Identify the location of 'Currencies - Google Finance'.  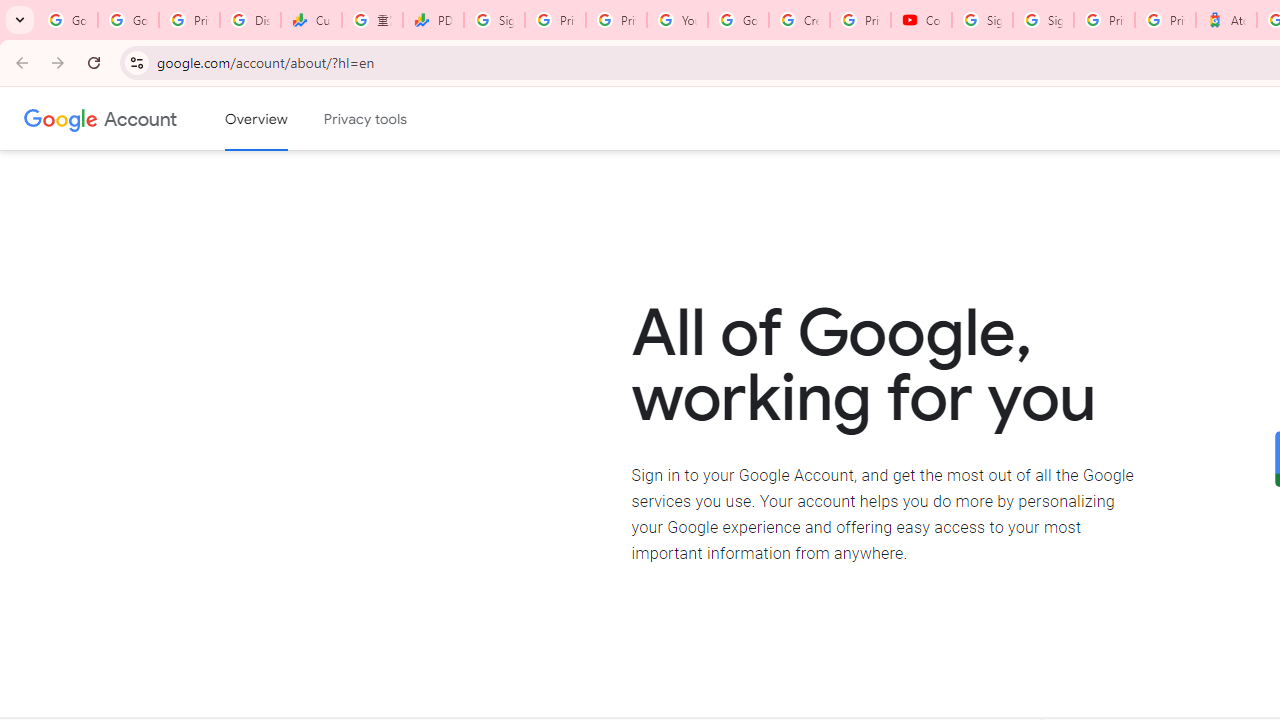
(310, 20).